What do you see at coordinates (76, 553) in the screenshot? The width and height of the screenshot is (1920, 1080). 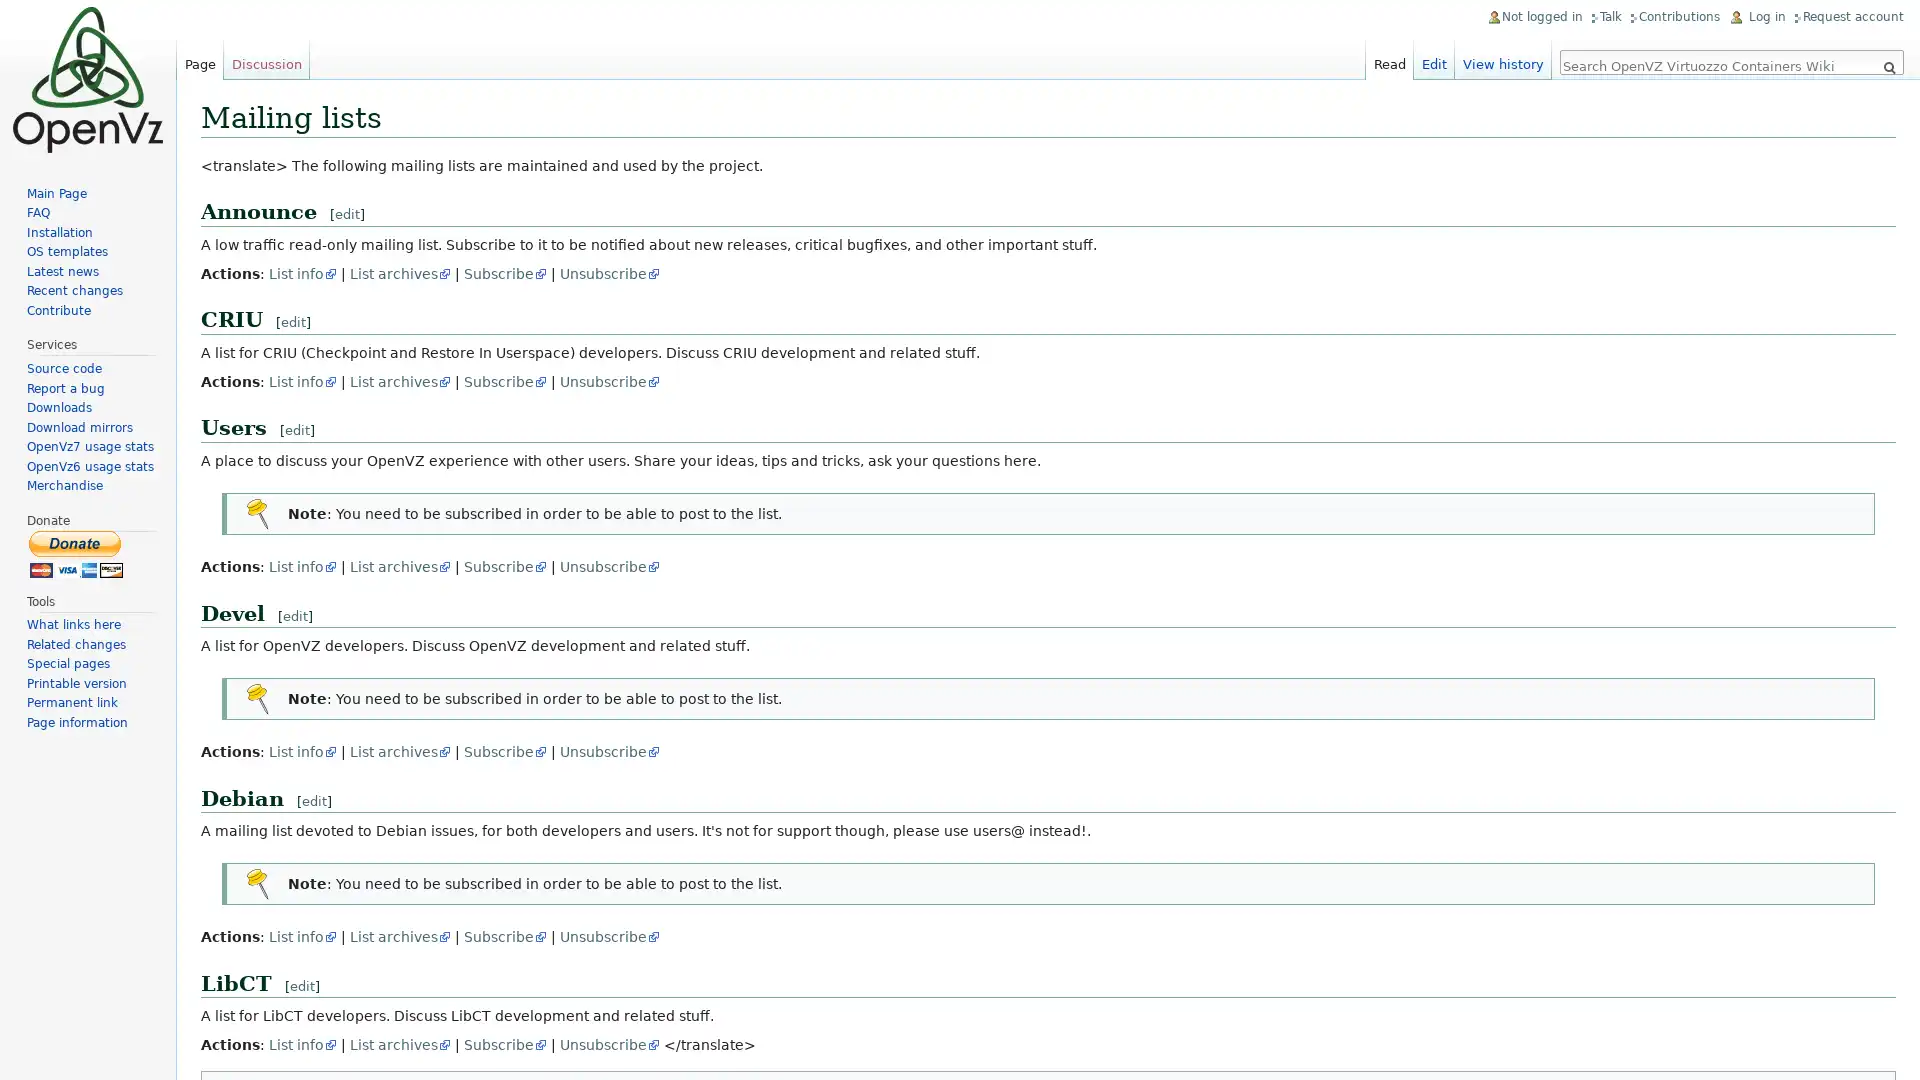 I see `PayPal - The safer, easier way to pay online!` at bounding box center [76, 553].